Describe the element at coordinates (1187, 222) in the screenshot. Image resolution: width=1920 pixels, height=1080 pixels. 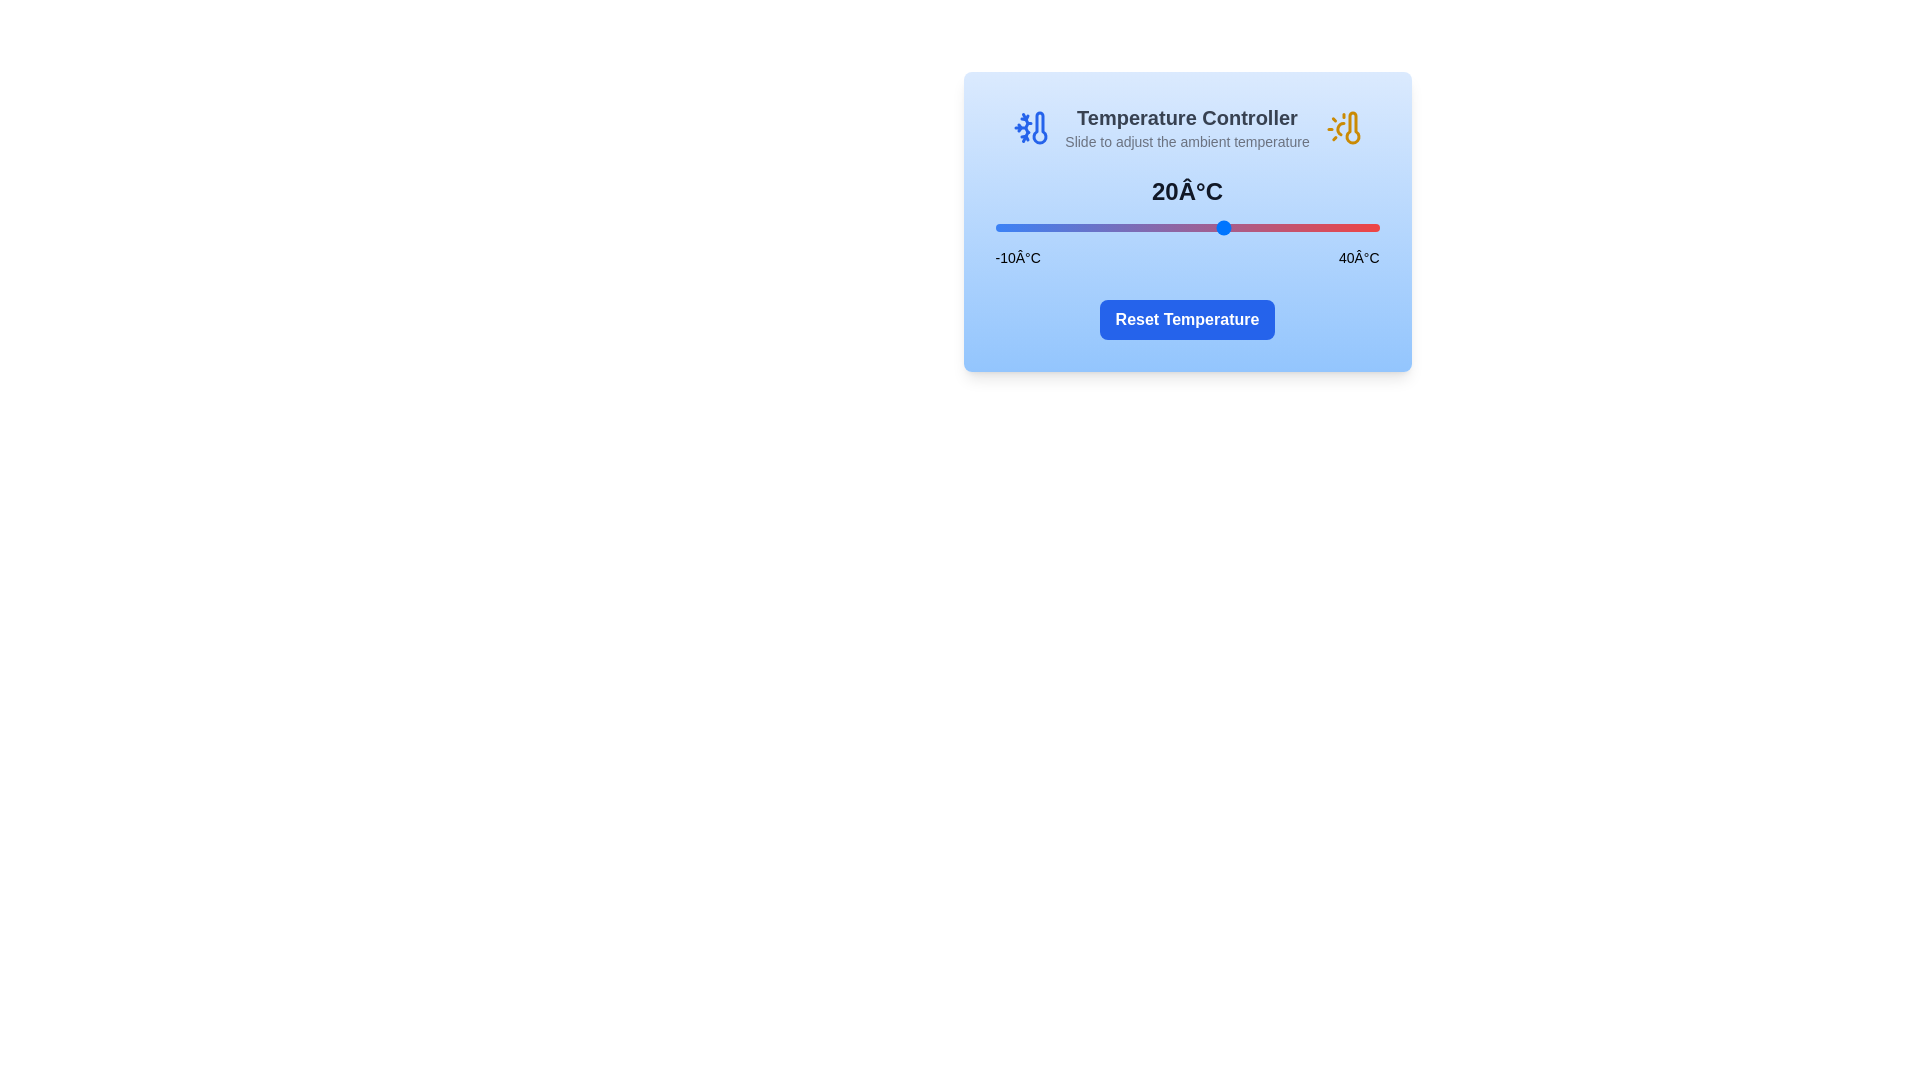
I see `the light blue panel titled 'Temperature Controller'` at that location.